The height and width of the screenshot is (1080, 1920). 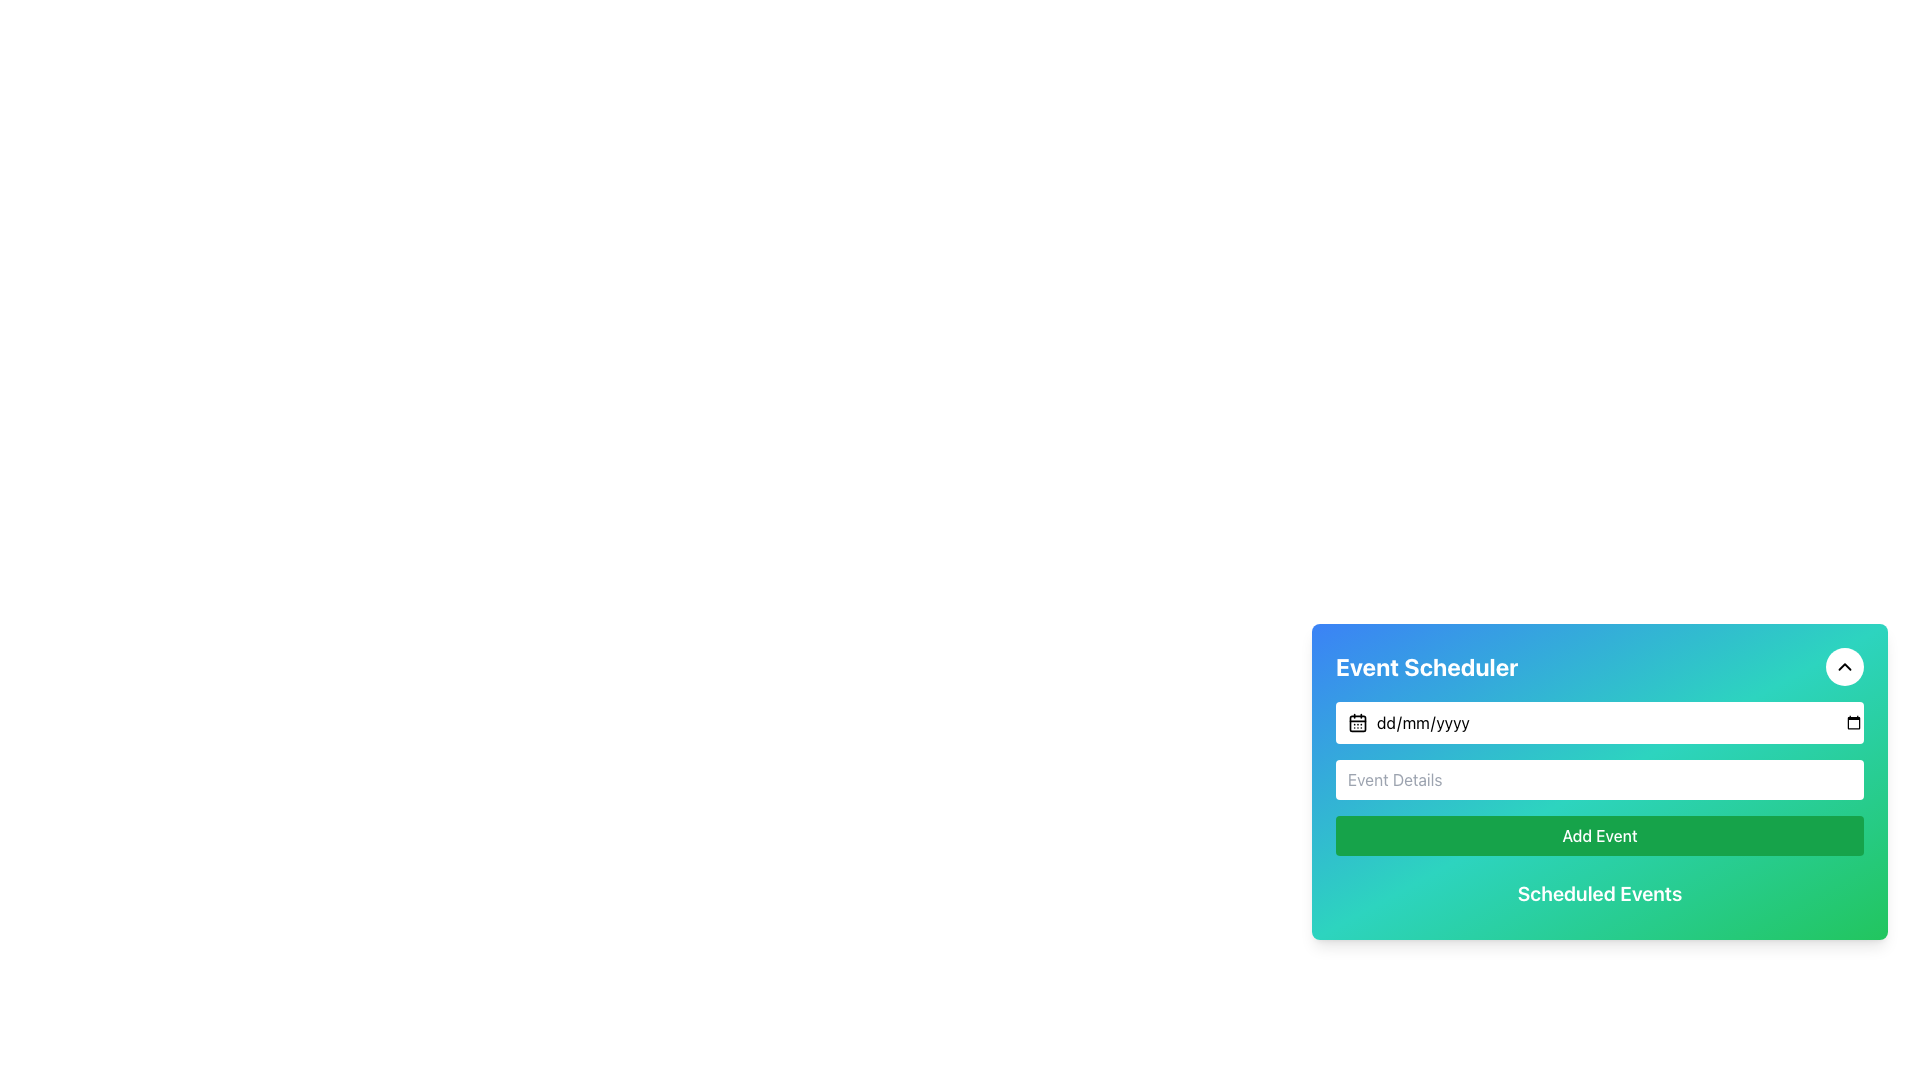 I want to click on the button located at the top-right corner of the 'Event Scheduler' panel, so click(x=1843, y=667).